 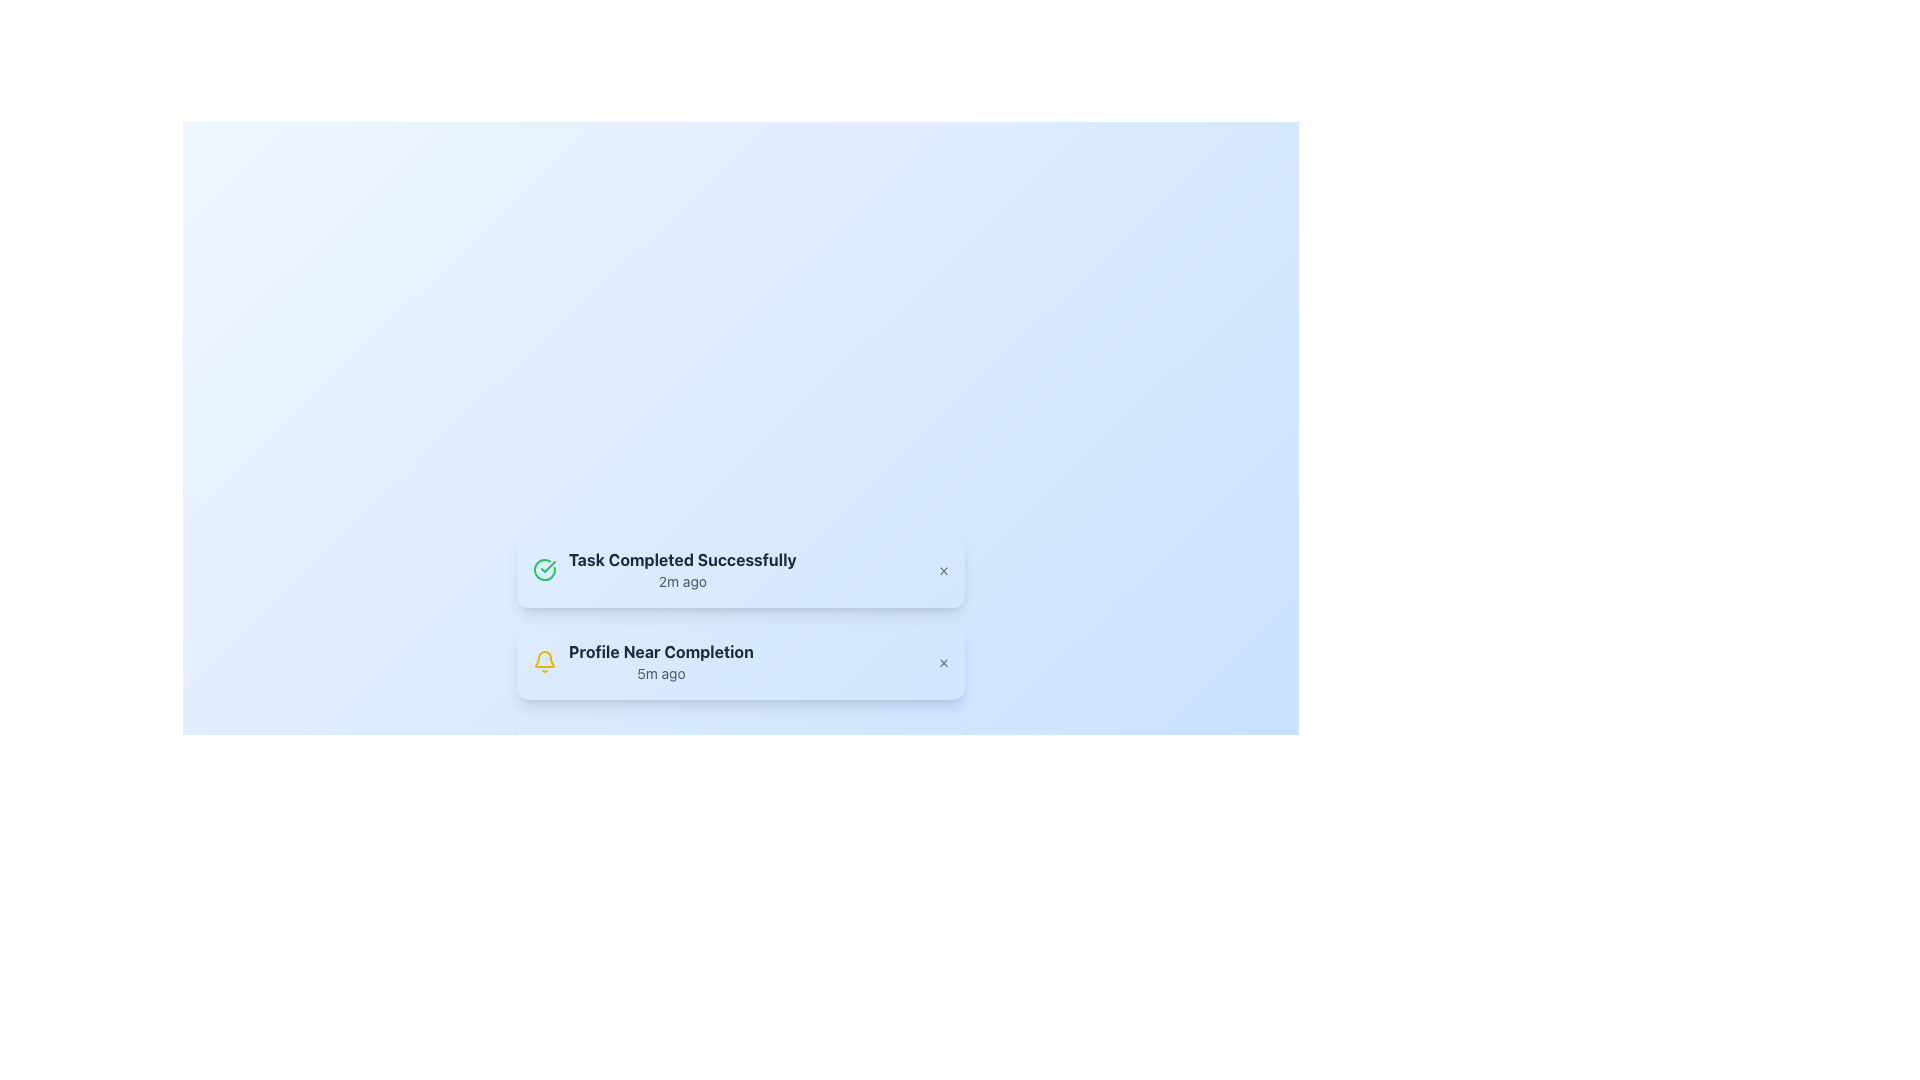 I want to click on success notification text displayed in the Notification Box located above the 'Profile Near Completion' text and to the left of the close button, so click(x=664, y=570).